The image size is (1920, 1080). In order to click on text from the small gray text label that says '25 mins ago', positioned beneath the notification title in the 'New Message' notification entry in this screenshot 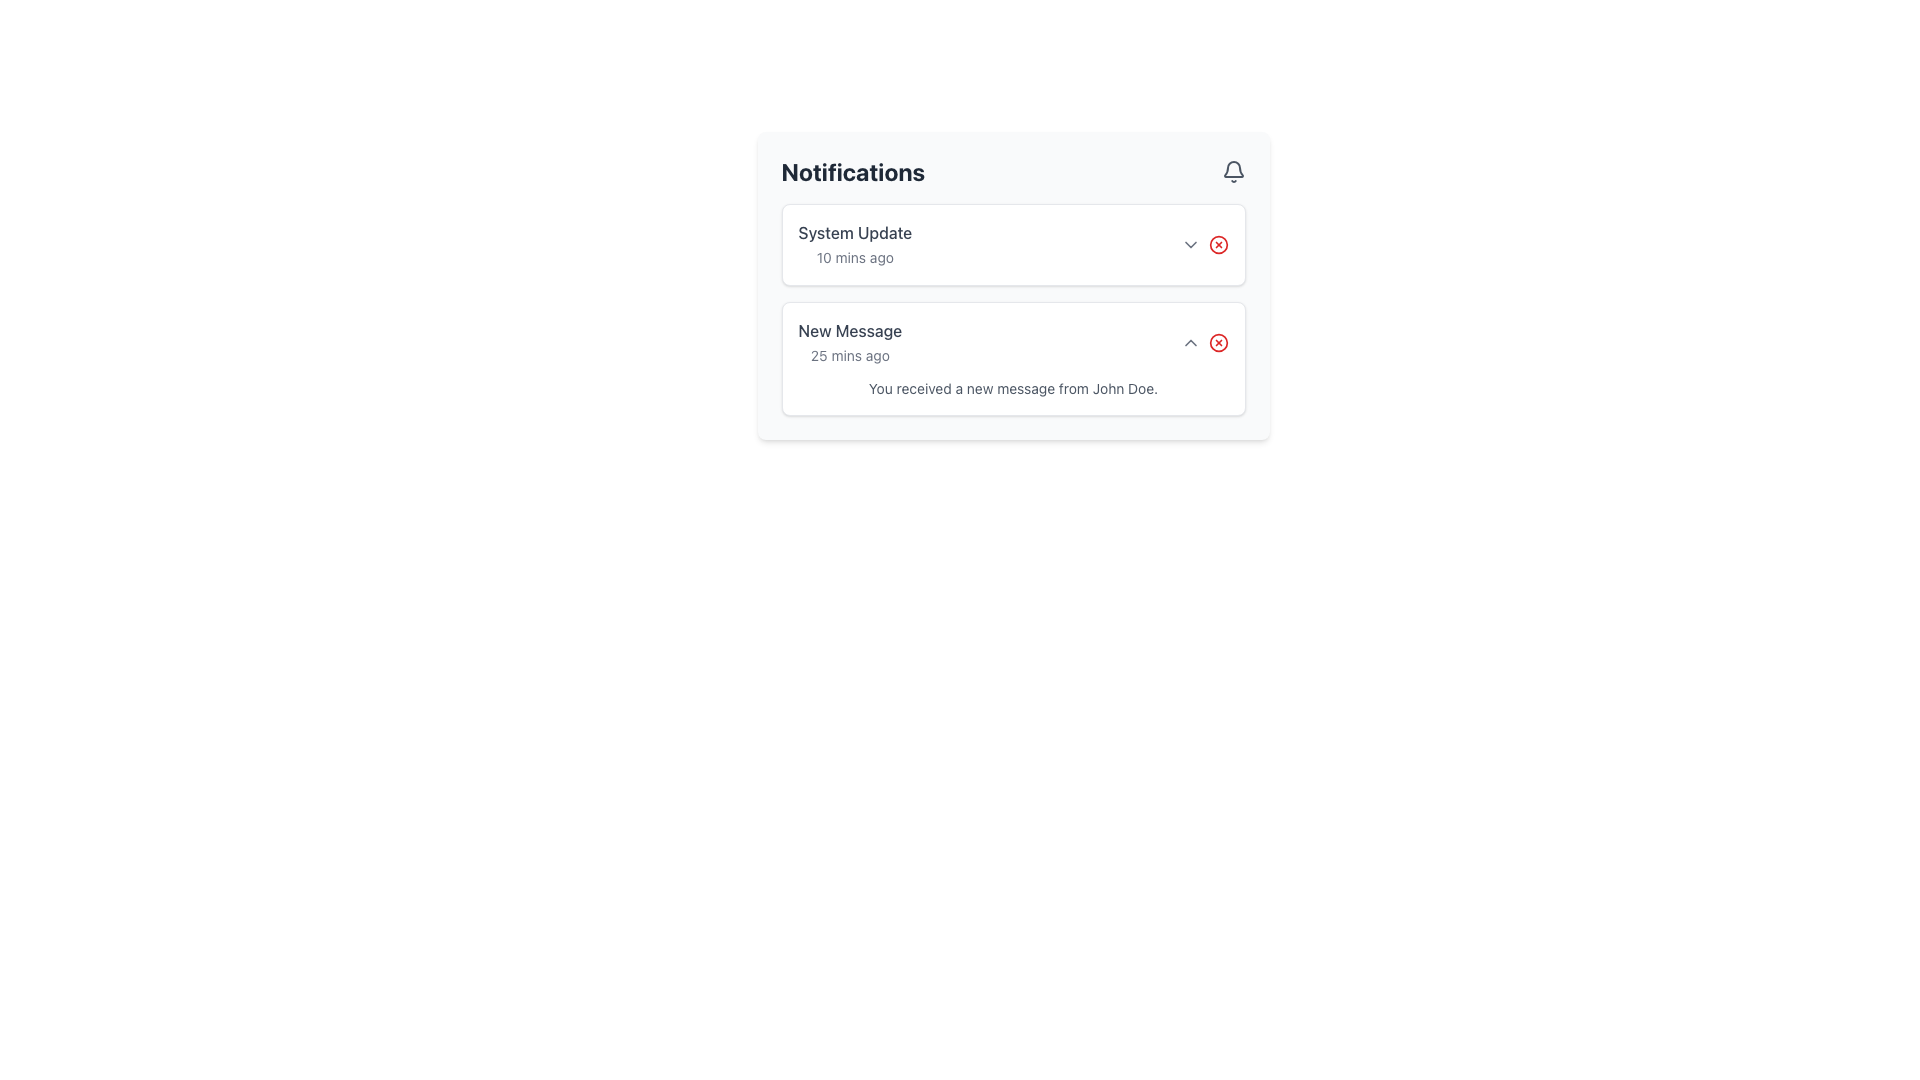, I will do `click(850, 354)`.